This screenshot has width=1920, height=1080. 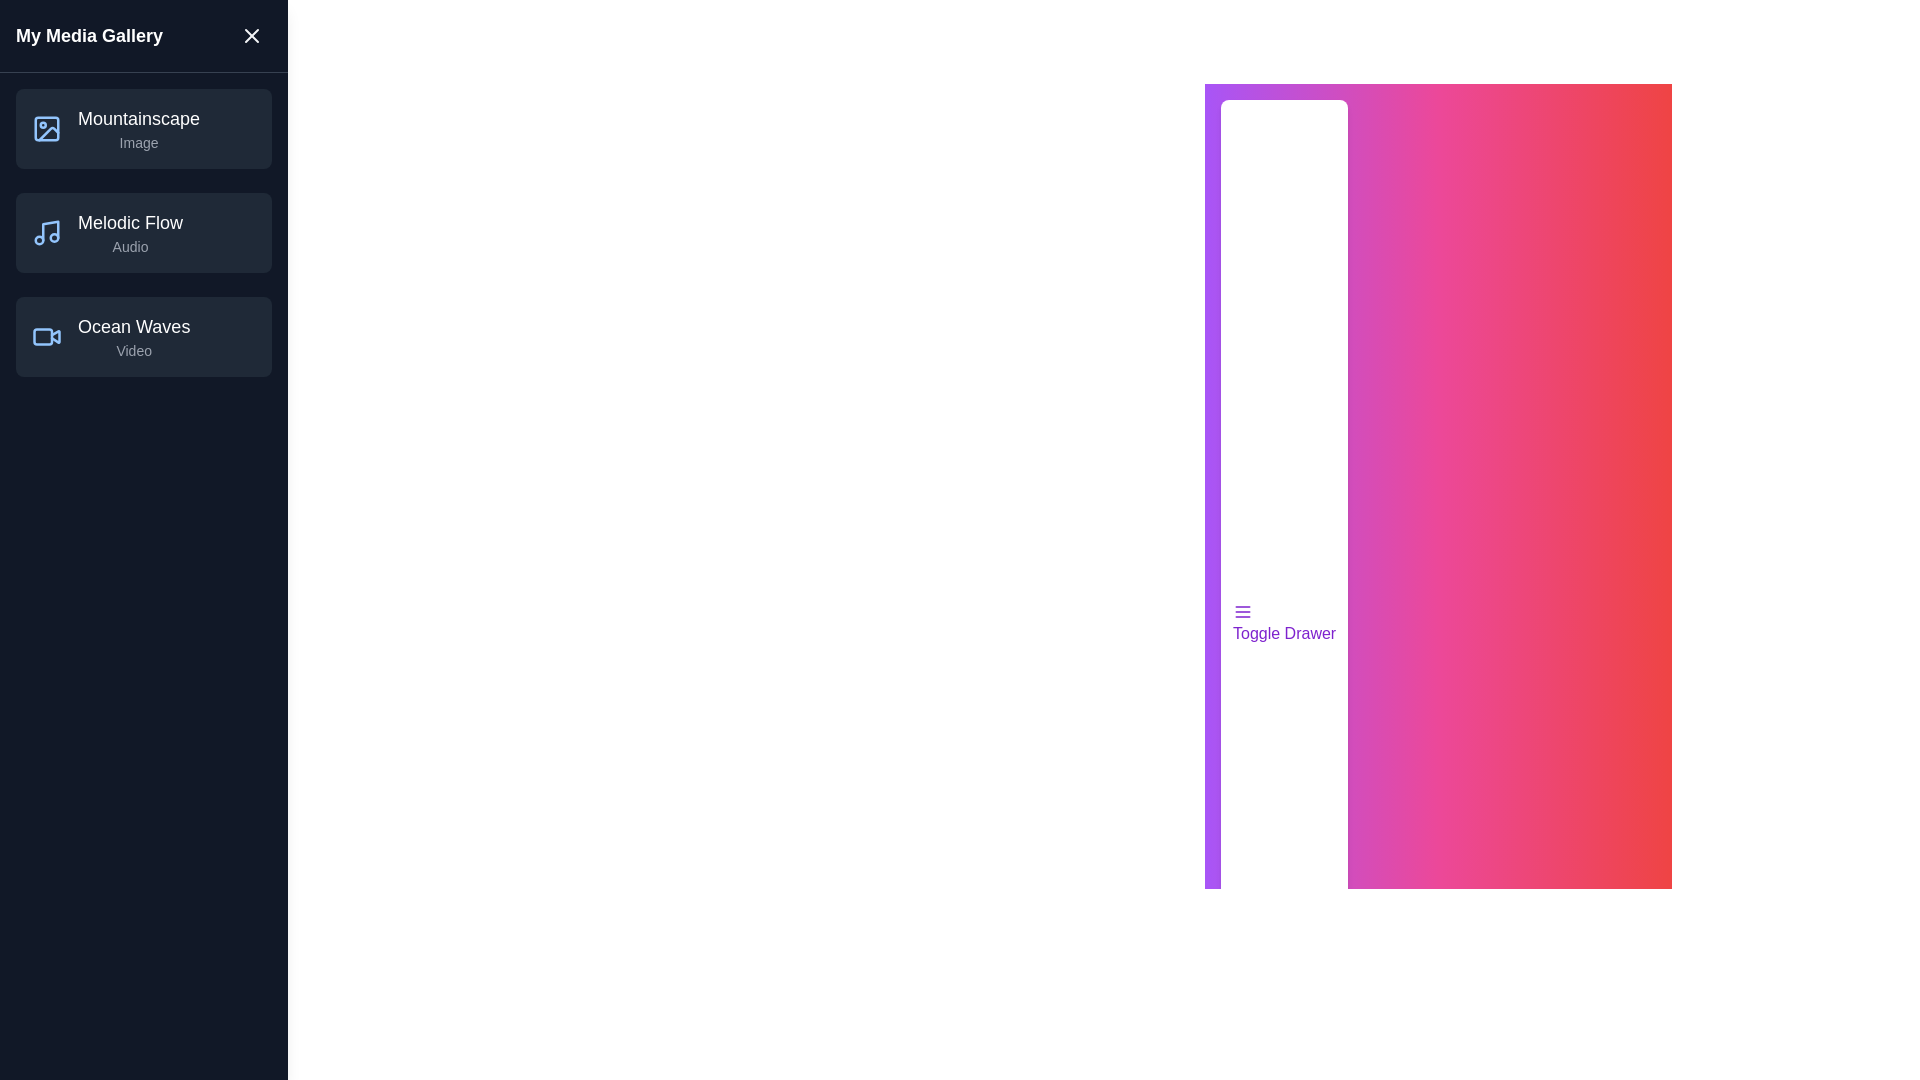 What do you see at coordinates (143, 128) in the screenshot?
I see `the media item Mountainscape from the list` at bounding box center [143, 128].